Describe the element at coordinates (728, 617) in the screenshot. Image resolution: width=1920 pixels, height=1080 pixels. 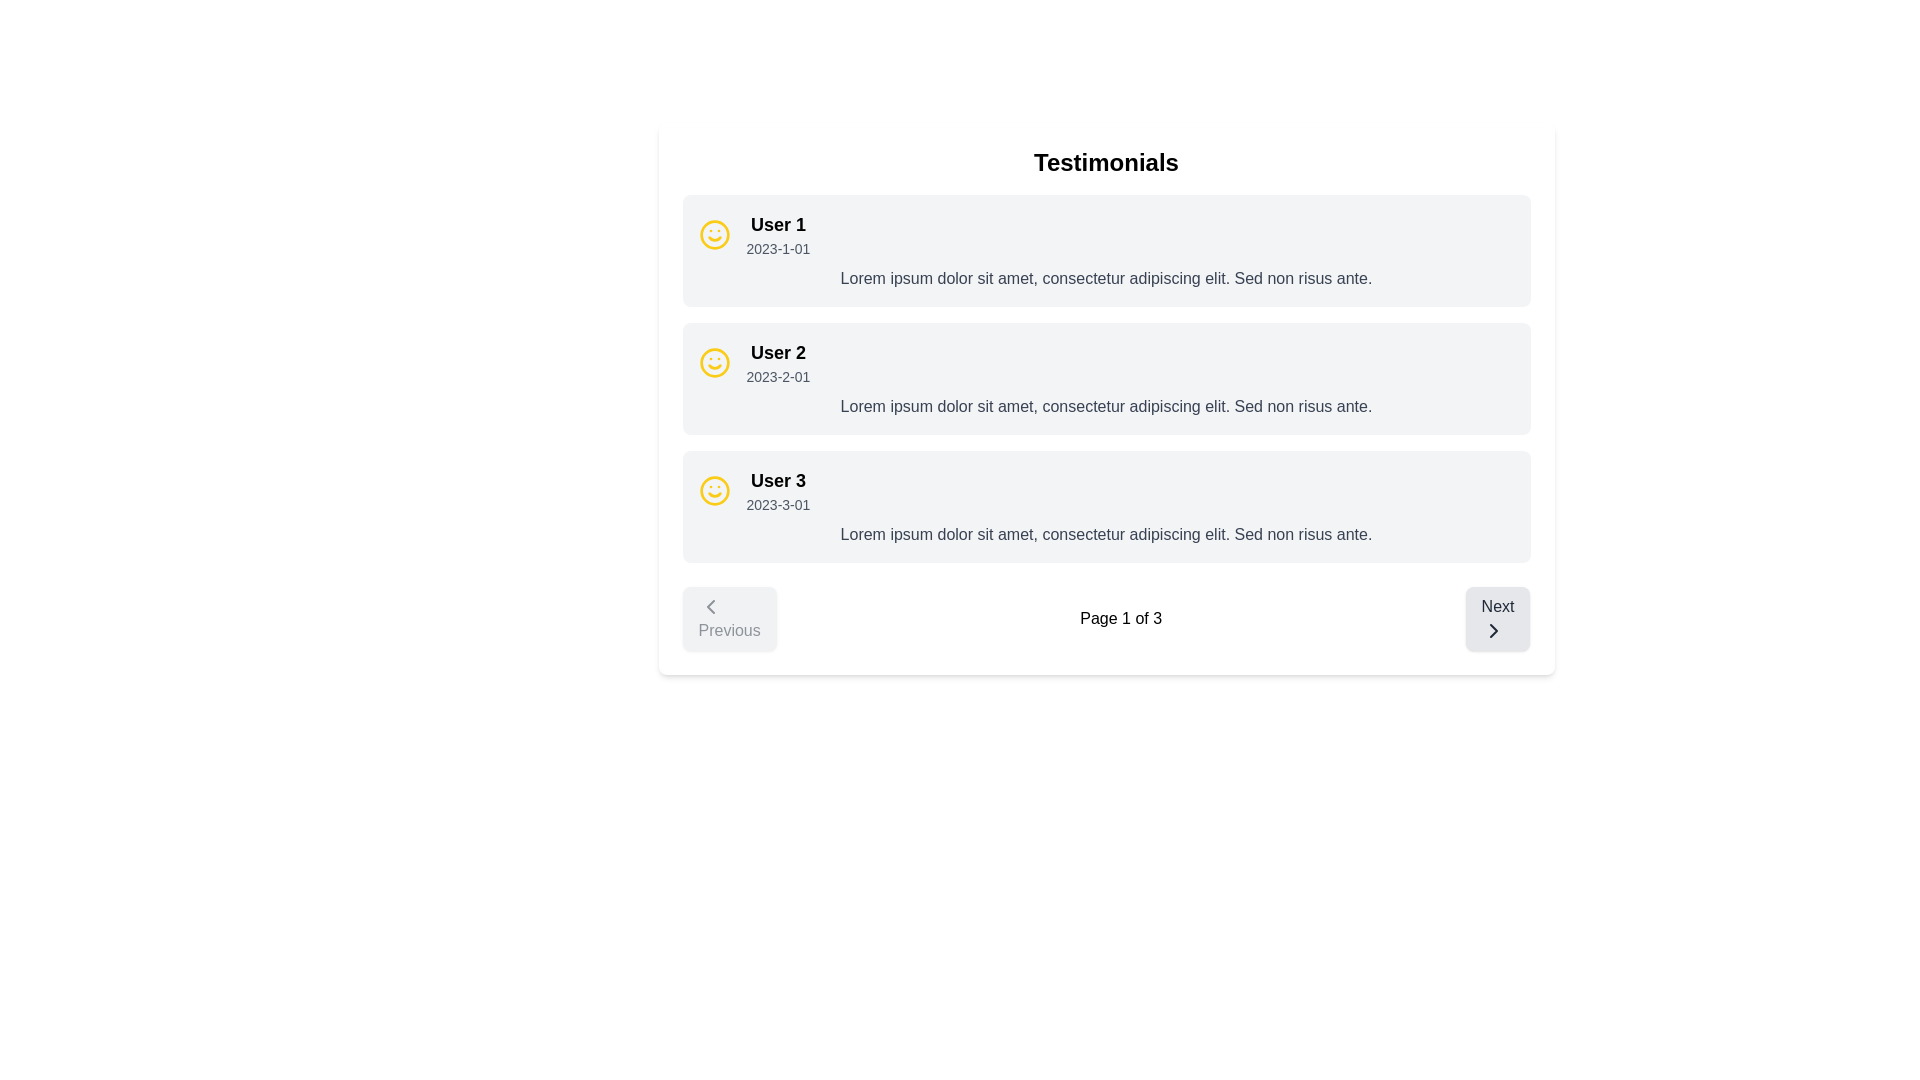
I see `the 'Previous' button, which is a rounded rectangular button with a light gray background, located at the bottom of the testimonials section` at that location.